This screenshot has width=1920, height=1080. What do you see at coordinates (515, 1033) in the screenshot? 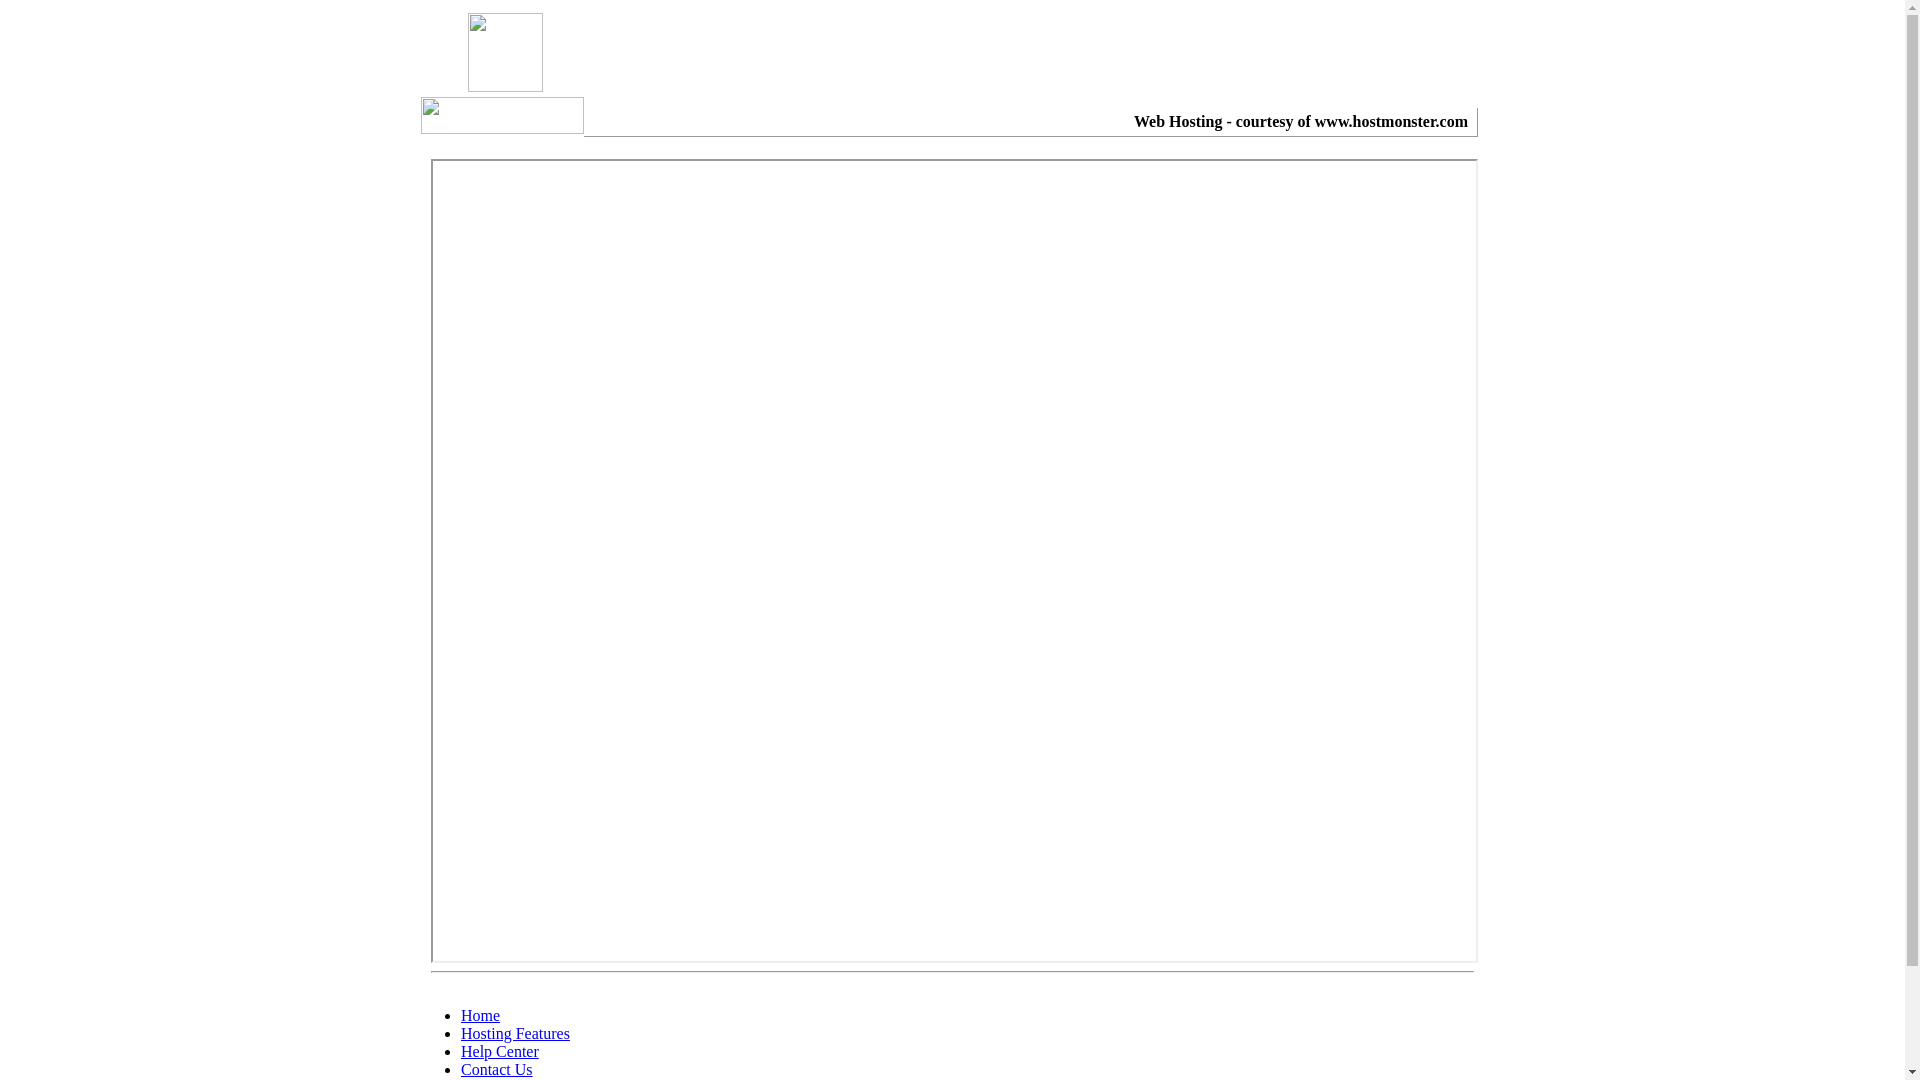
I see `'Hosting Features'` at bounding box center [515, 1033].